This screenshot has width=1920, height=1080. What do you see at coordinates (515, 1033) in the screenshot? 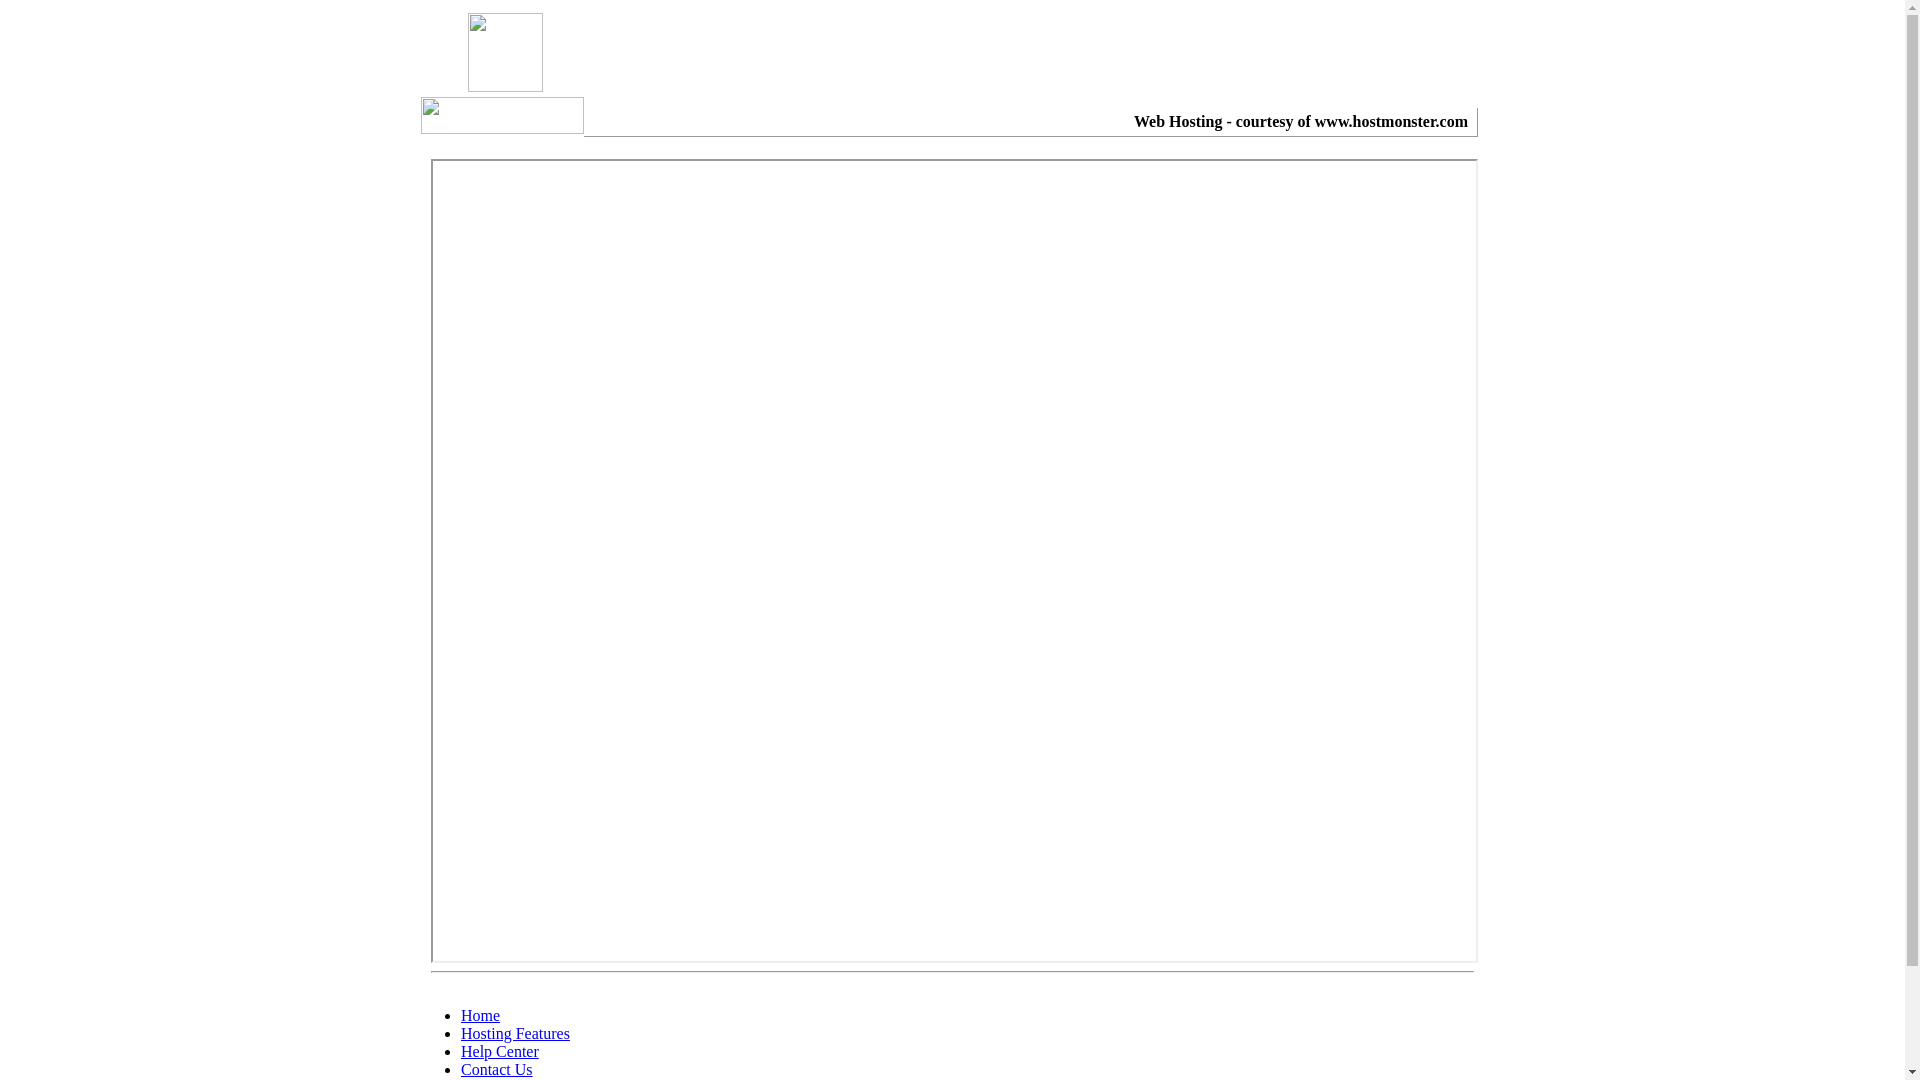
I see `'Hosting Features'` at bounding box center [515, 1033].